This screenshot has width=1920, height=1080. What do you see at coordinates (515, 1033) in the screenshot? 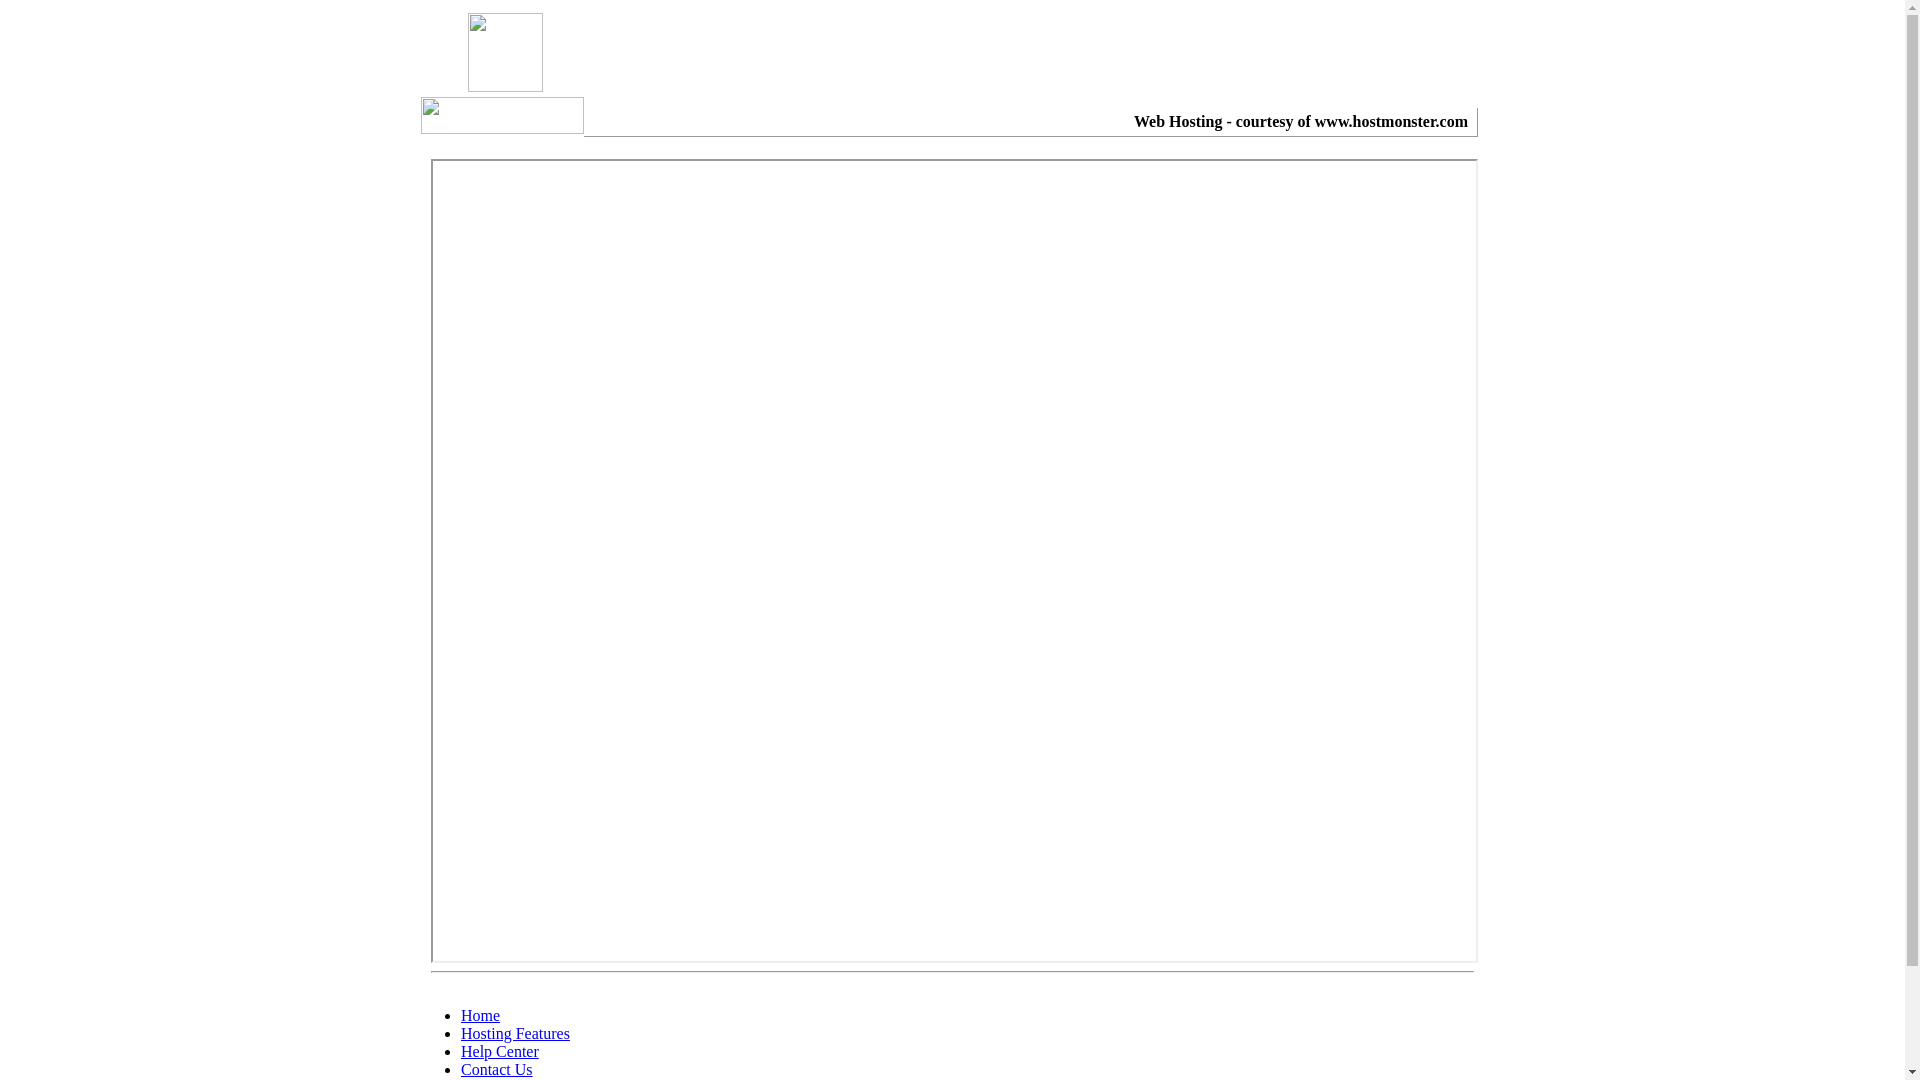
I see `'Hosting Features'` at bounding box center [515, 1033].